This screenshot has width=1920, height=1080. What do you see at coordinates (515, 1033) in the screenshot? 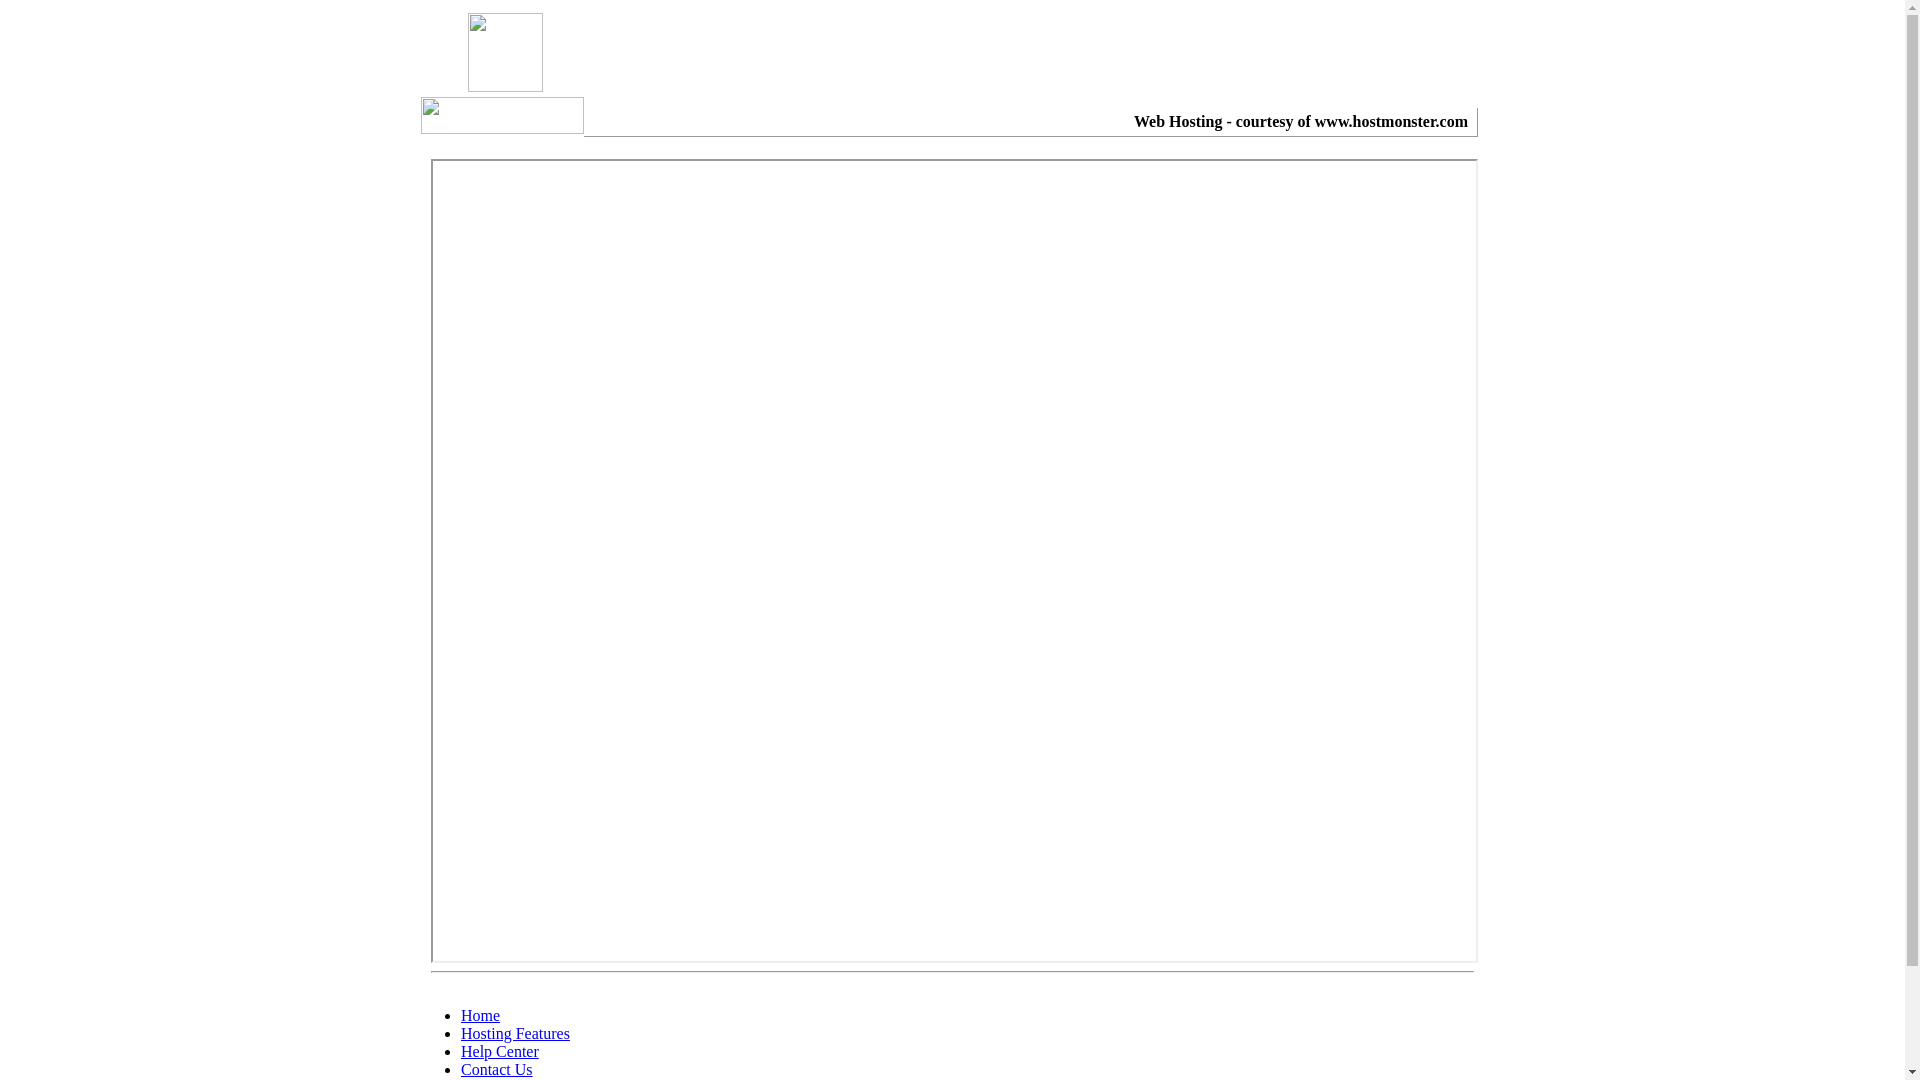
I see `'Hosting Features'` at bounding box center [515, 1033].